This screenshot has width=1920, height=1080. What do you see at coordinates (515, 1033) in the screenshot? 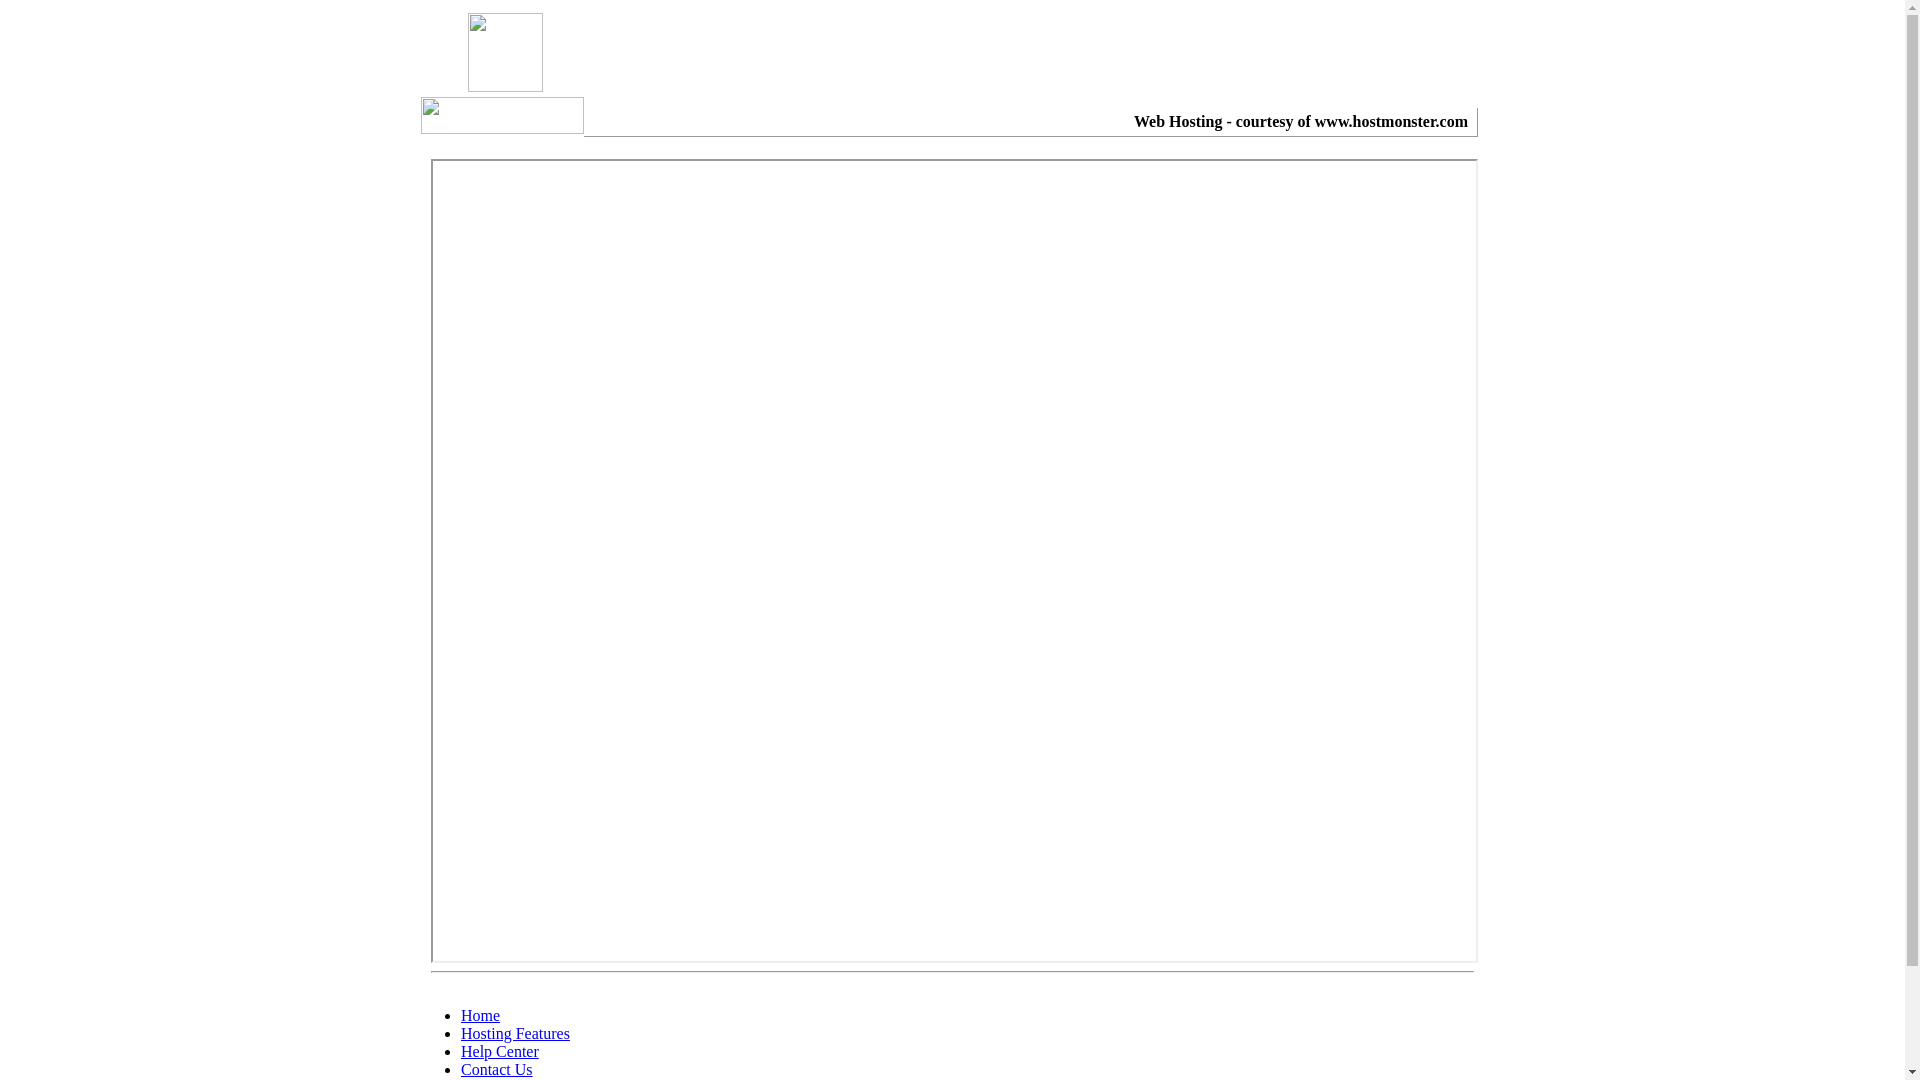
I see `'Hosting Features'` at bounding box center [515, 1033].